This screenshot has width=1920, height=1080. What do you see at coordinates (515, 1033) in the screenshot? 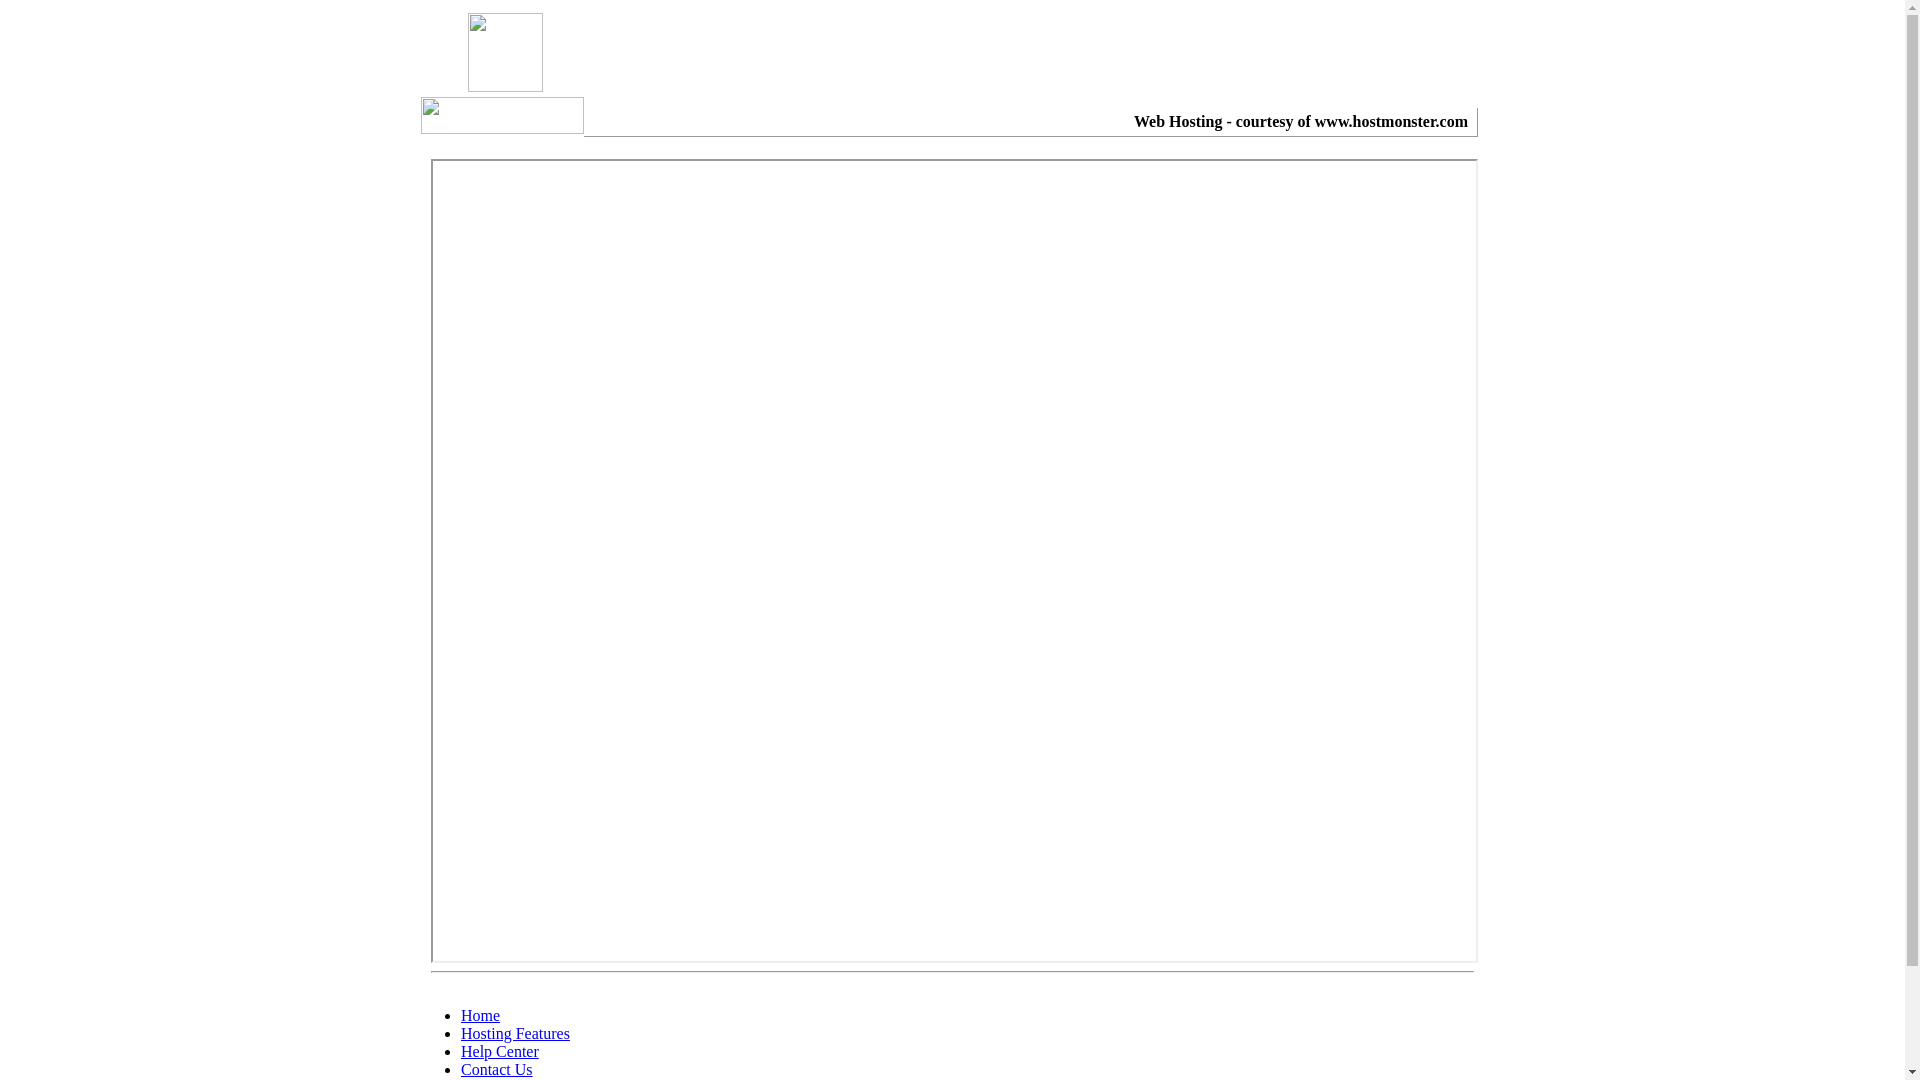
I see `'Hosting Features'` at bounding box center [515, 1033].